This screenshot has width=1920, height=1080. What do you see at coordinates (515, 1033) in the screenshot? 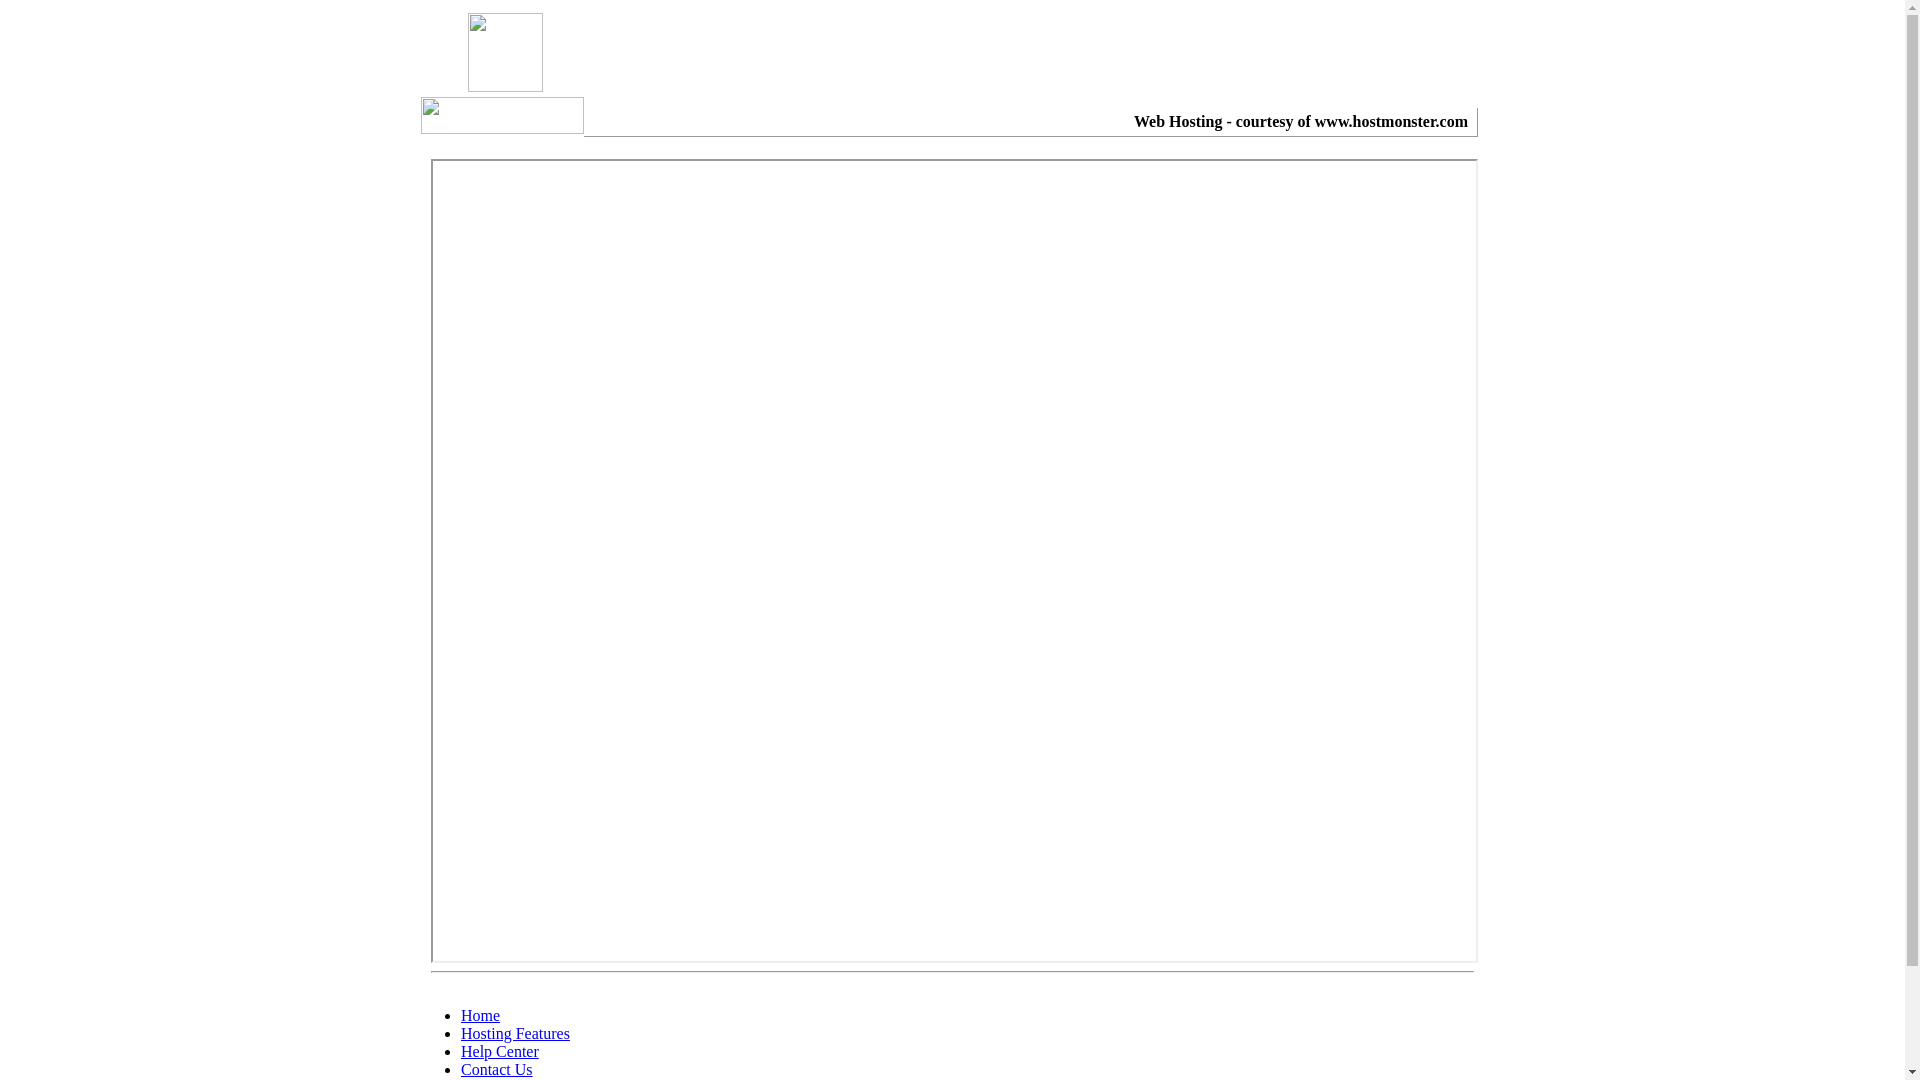
I see `'Hosting Features'` at bounding box center [515, 1033].